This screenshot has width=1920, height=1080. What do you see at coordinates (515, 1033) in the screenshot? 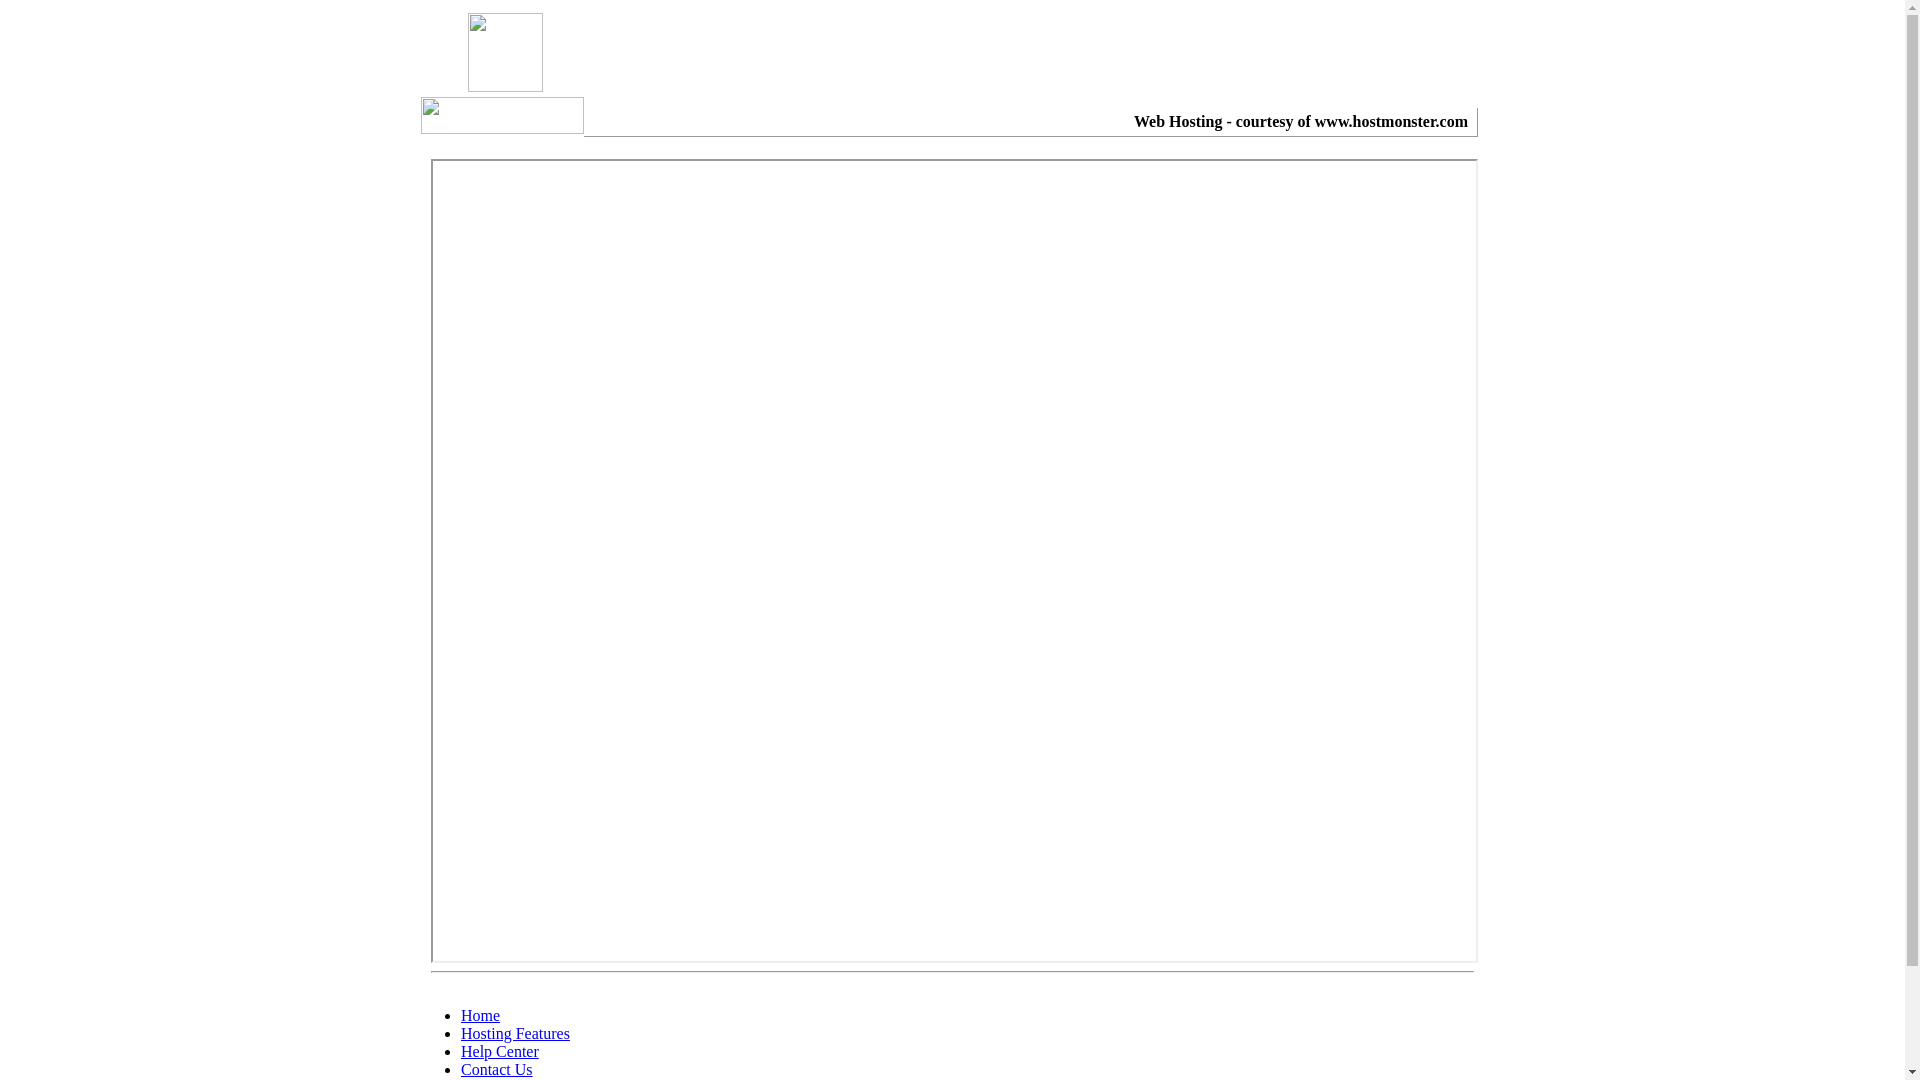
I see `'Hosting Features'` at bounding box center [515, 1033].